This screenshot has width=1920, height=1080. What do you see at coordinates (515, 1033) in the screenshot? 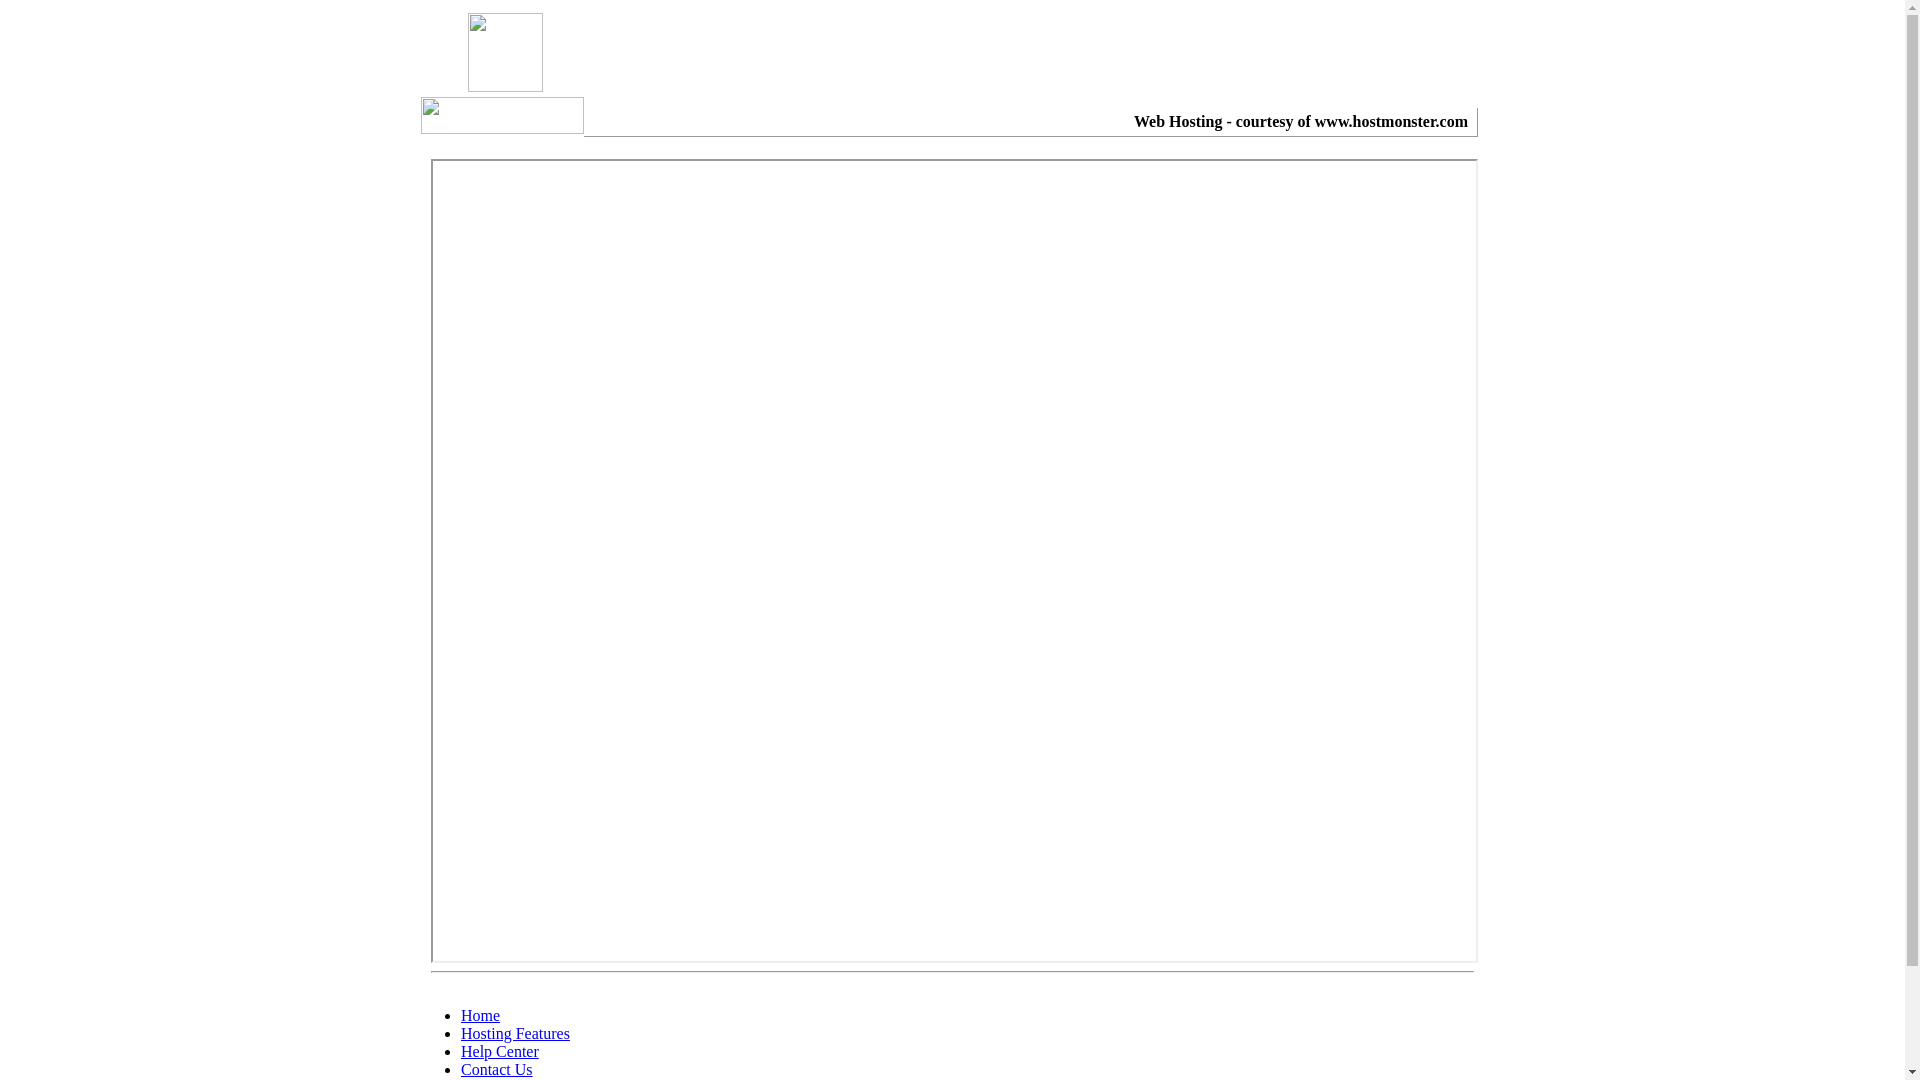
I see `'Hosting Features'` at bounding box center [515, 1033].